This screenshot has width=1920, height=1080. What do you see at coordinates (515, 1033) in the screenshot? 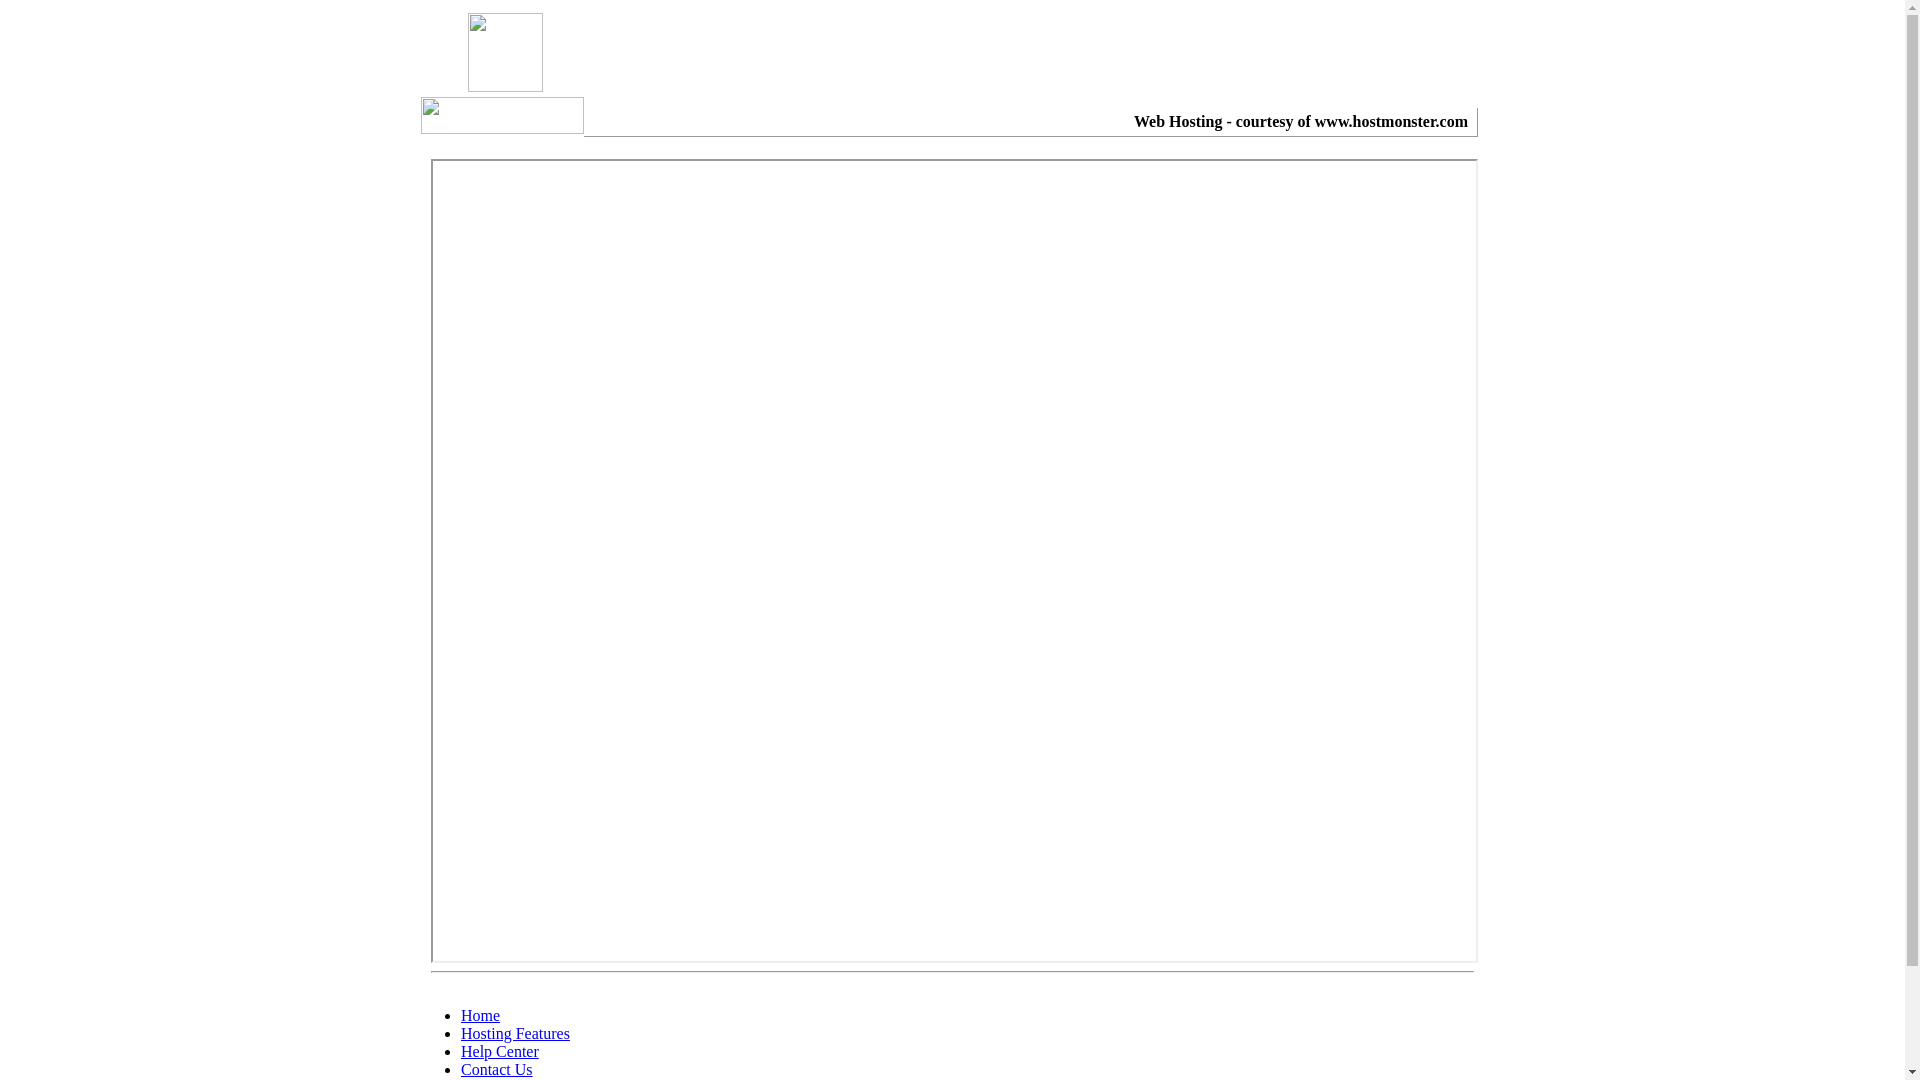
I see `'Hosting Features'` at bounding box center [515, 1033].